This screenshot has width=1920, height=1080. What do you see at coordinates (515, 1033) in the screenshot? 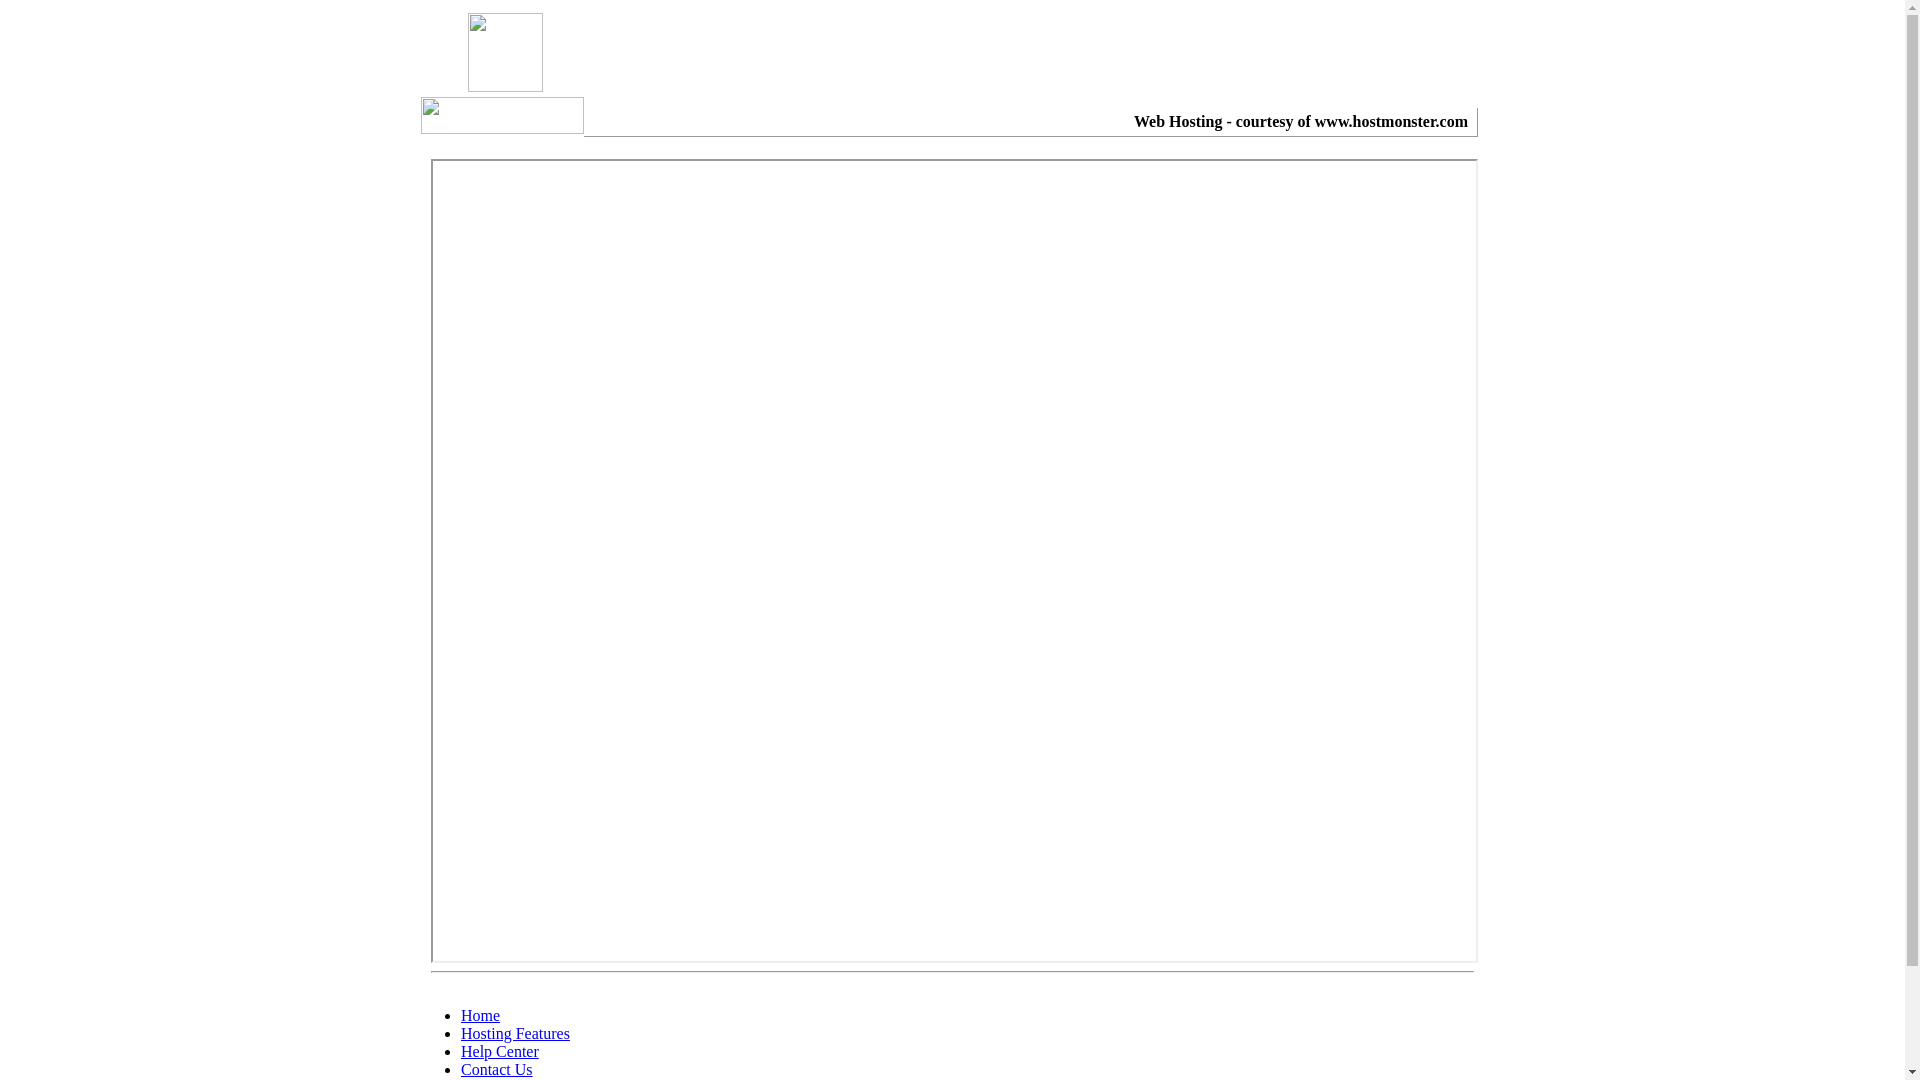
I see `'Hosting Features'` at bounding box center [515, 1033].